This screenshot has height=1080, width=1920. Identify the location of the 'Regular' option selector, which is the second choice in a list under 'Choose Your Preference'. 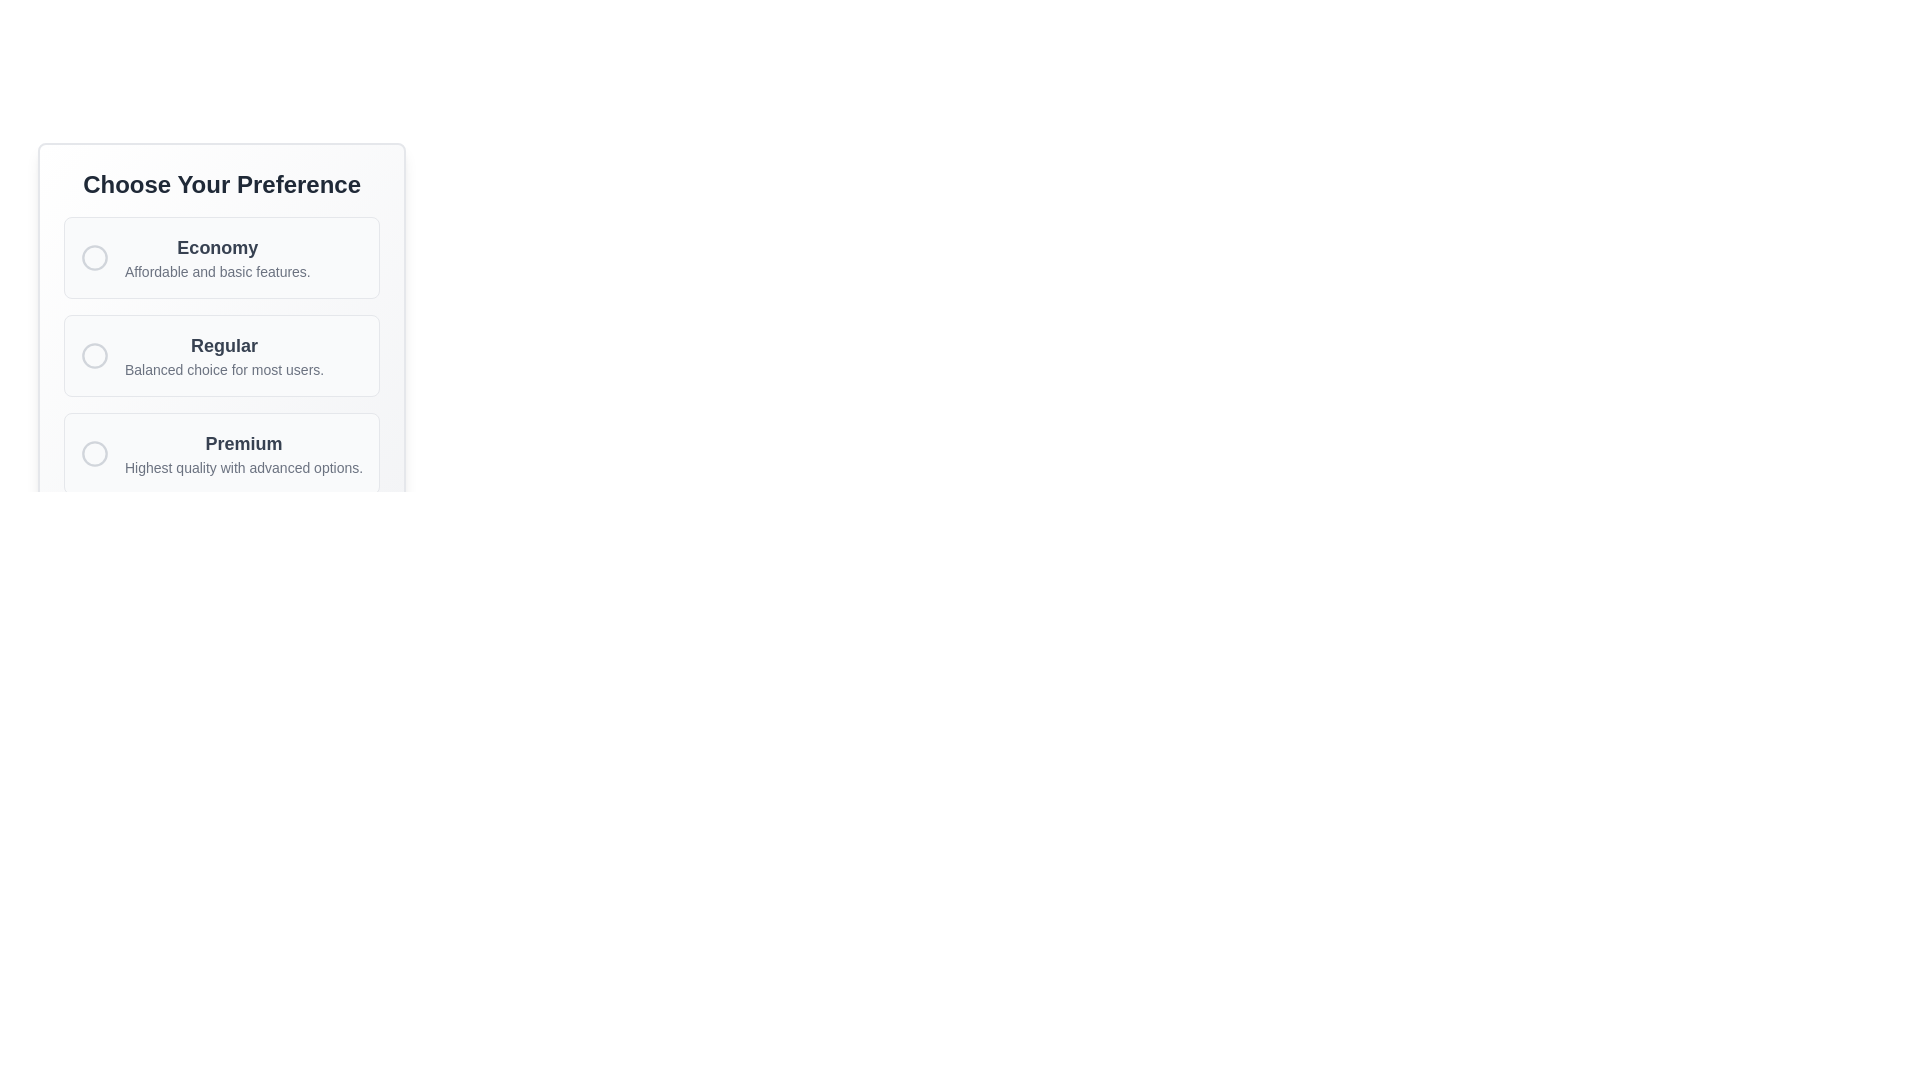
(222, 330).